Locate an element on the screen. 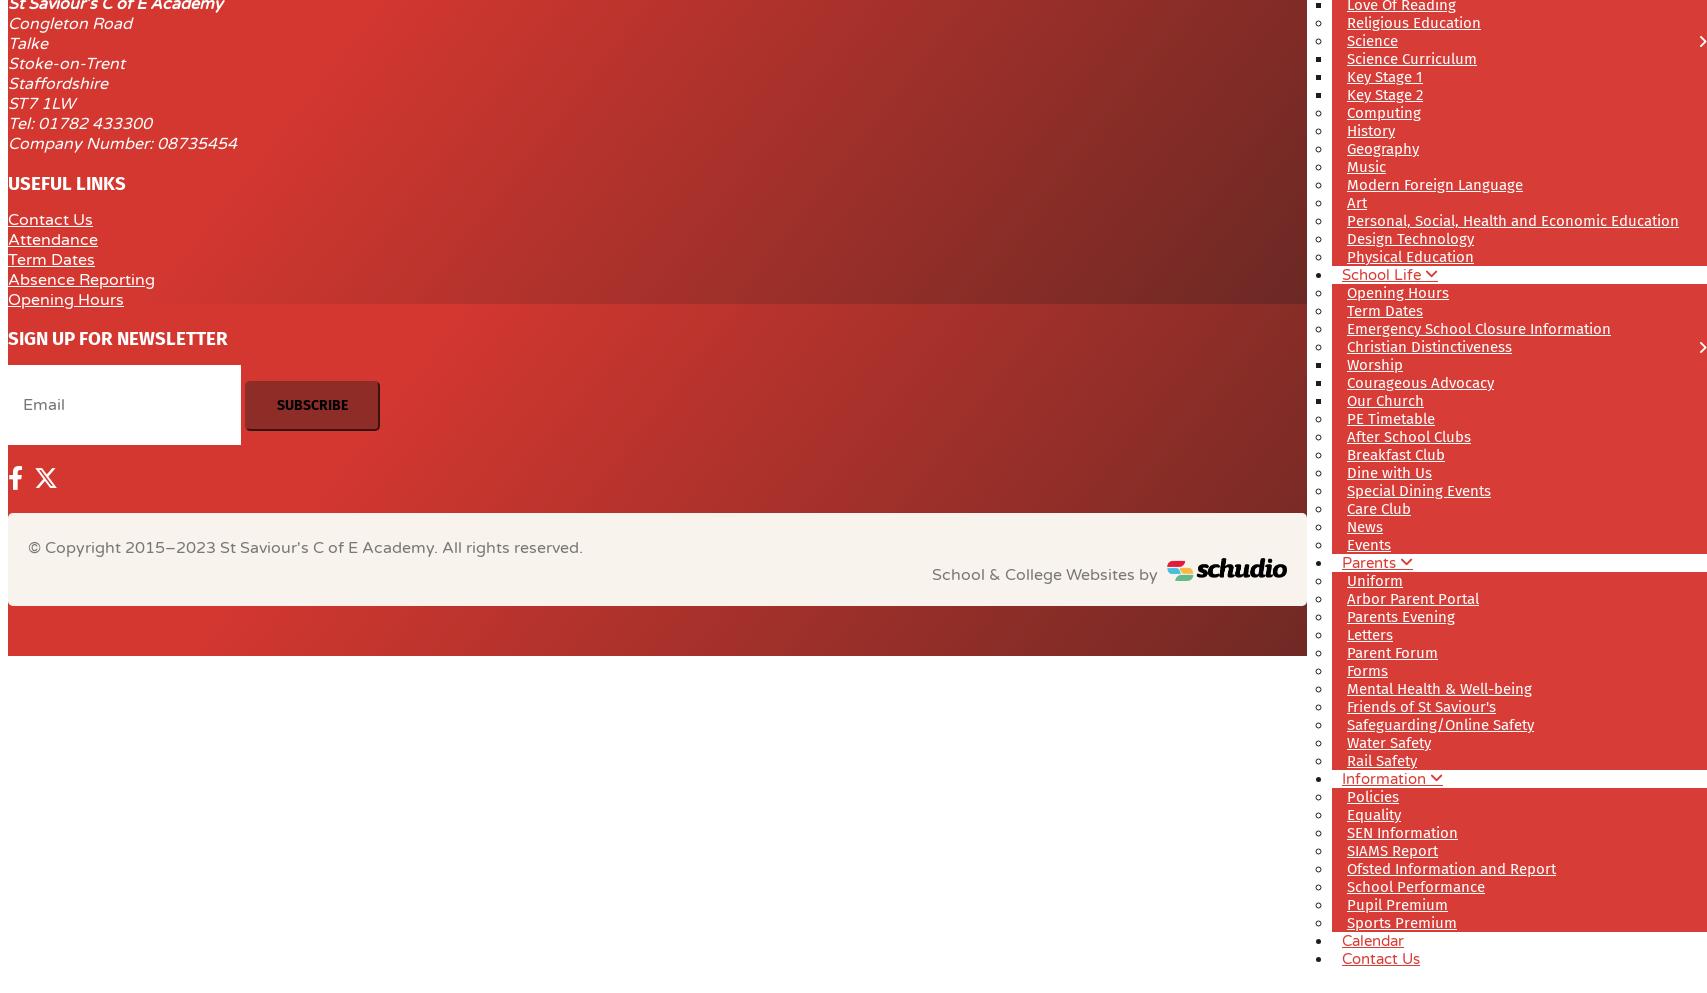 This screenshot has width=1707, height=993. 'Company Number: 08735454' is located at coordinates (8, 143).